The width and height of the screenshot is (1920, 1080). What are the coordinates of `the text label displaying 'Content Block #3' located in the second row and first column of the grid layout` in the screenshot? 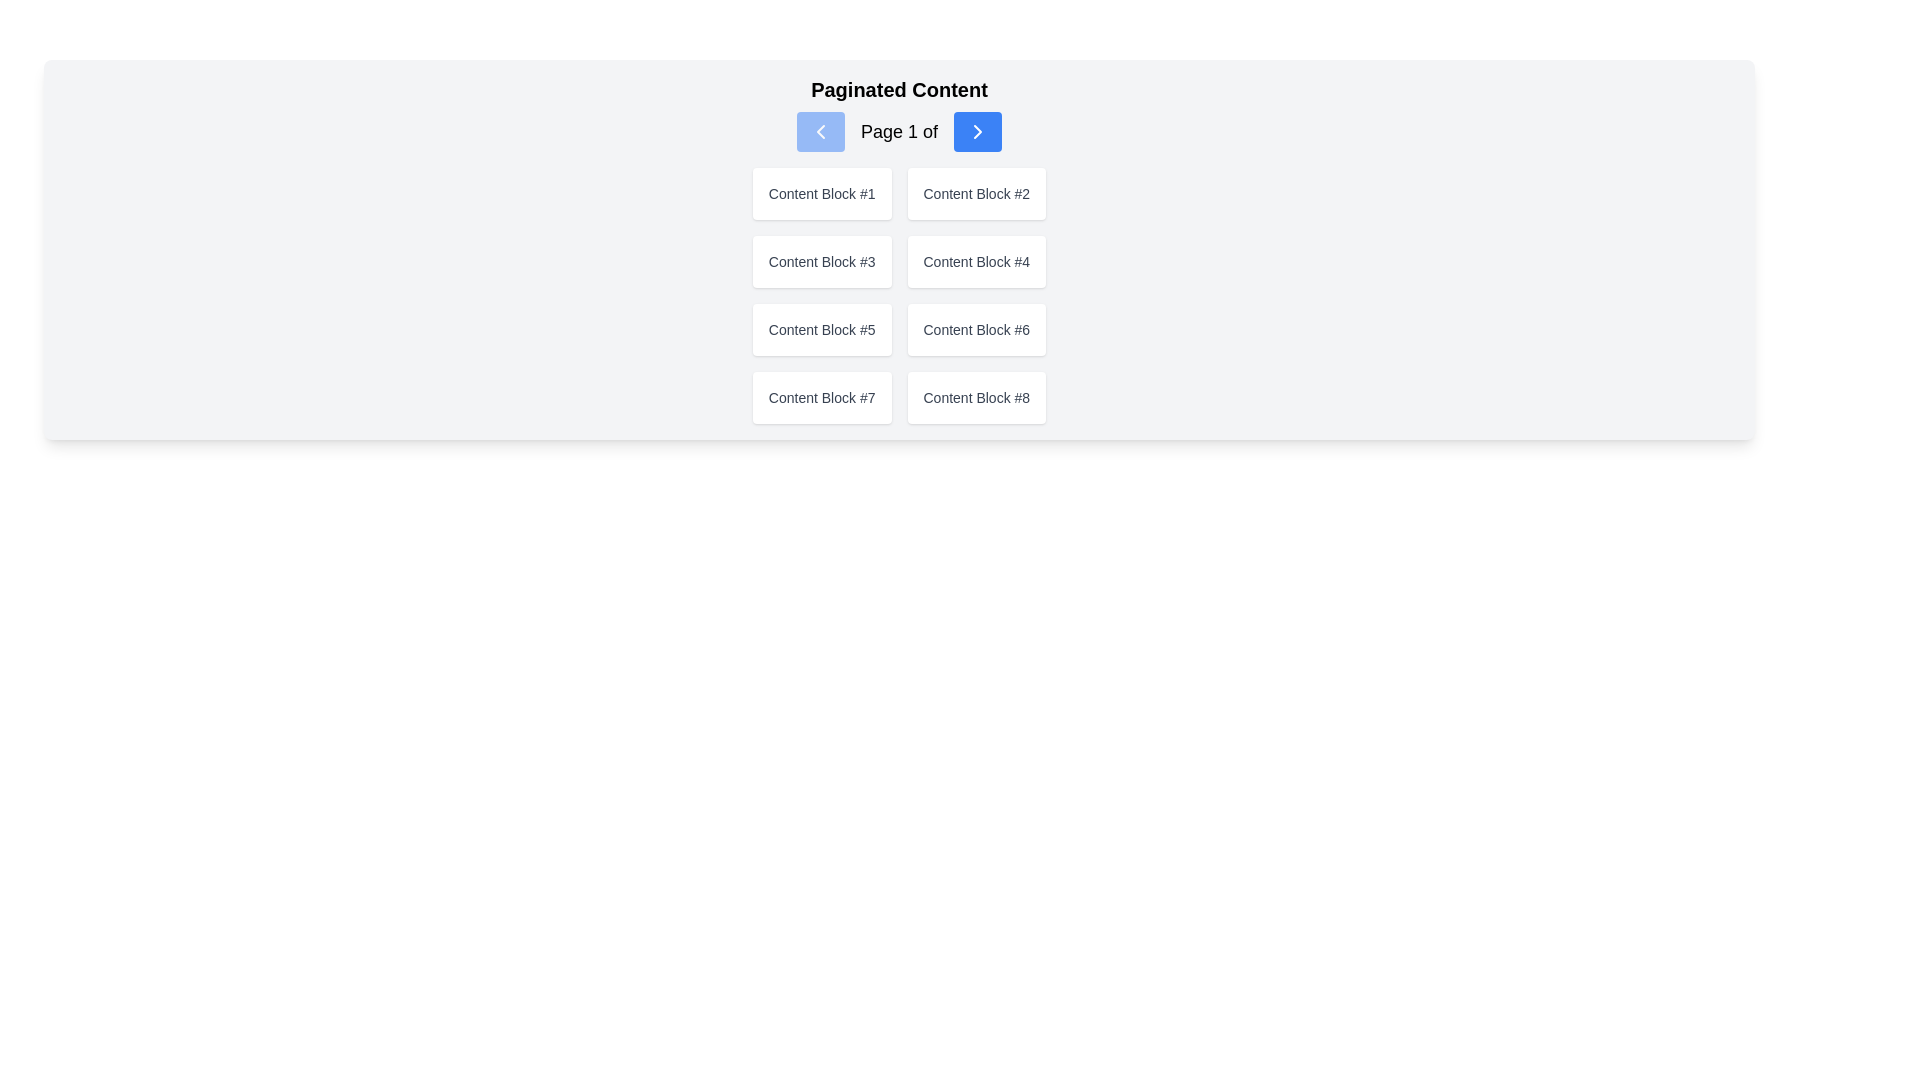 It's located at (822, 261).